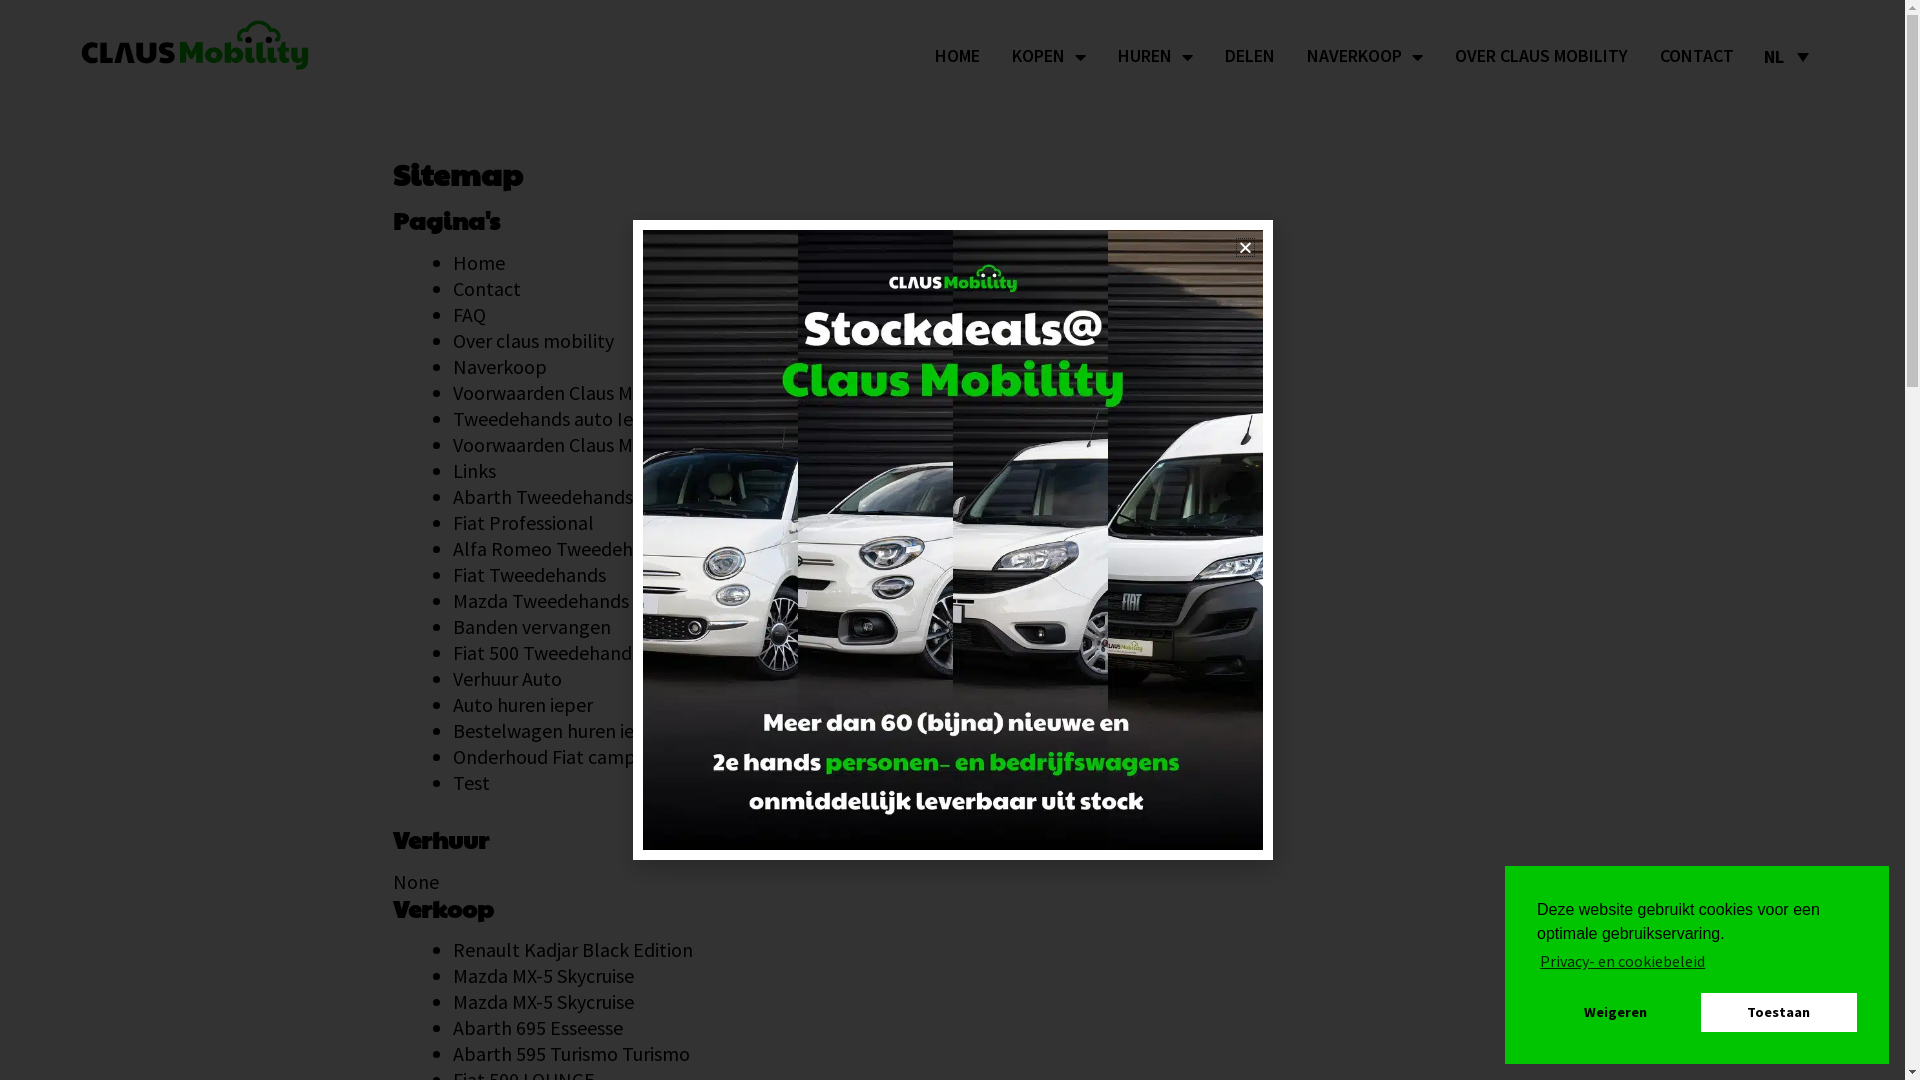  What do you see at coordinates (1155, 55) in the screenshot?
I see `'HUREN'` at bounding box center [1155, 55].